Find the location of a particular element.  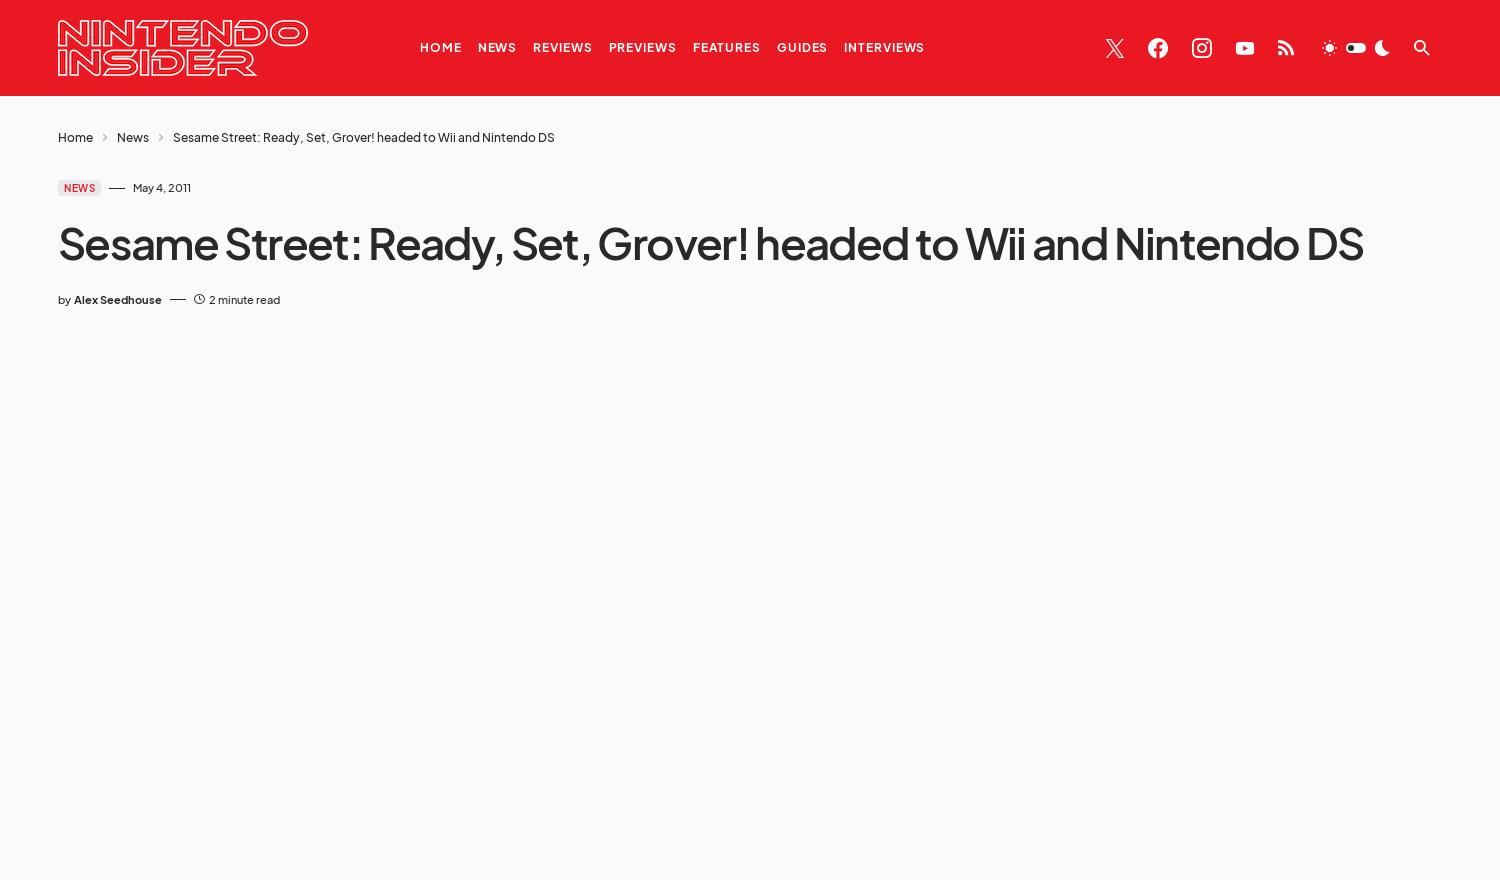

'Previews' is located at coordinates (642, 47).